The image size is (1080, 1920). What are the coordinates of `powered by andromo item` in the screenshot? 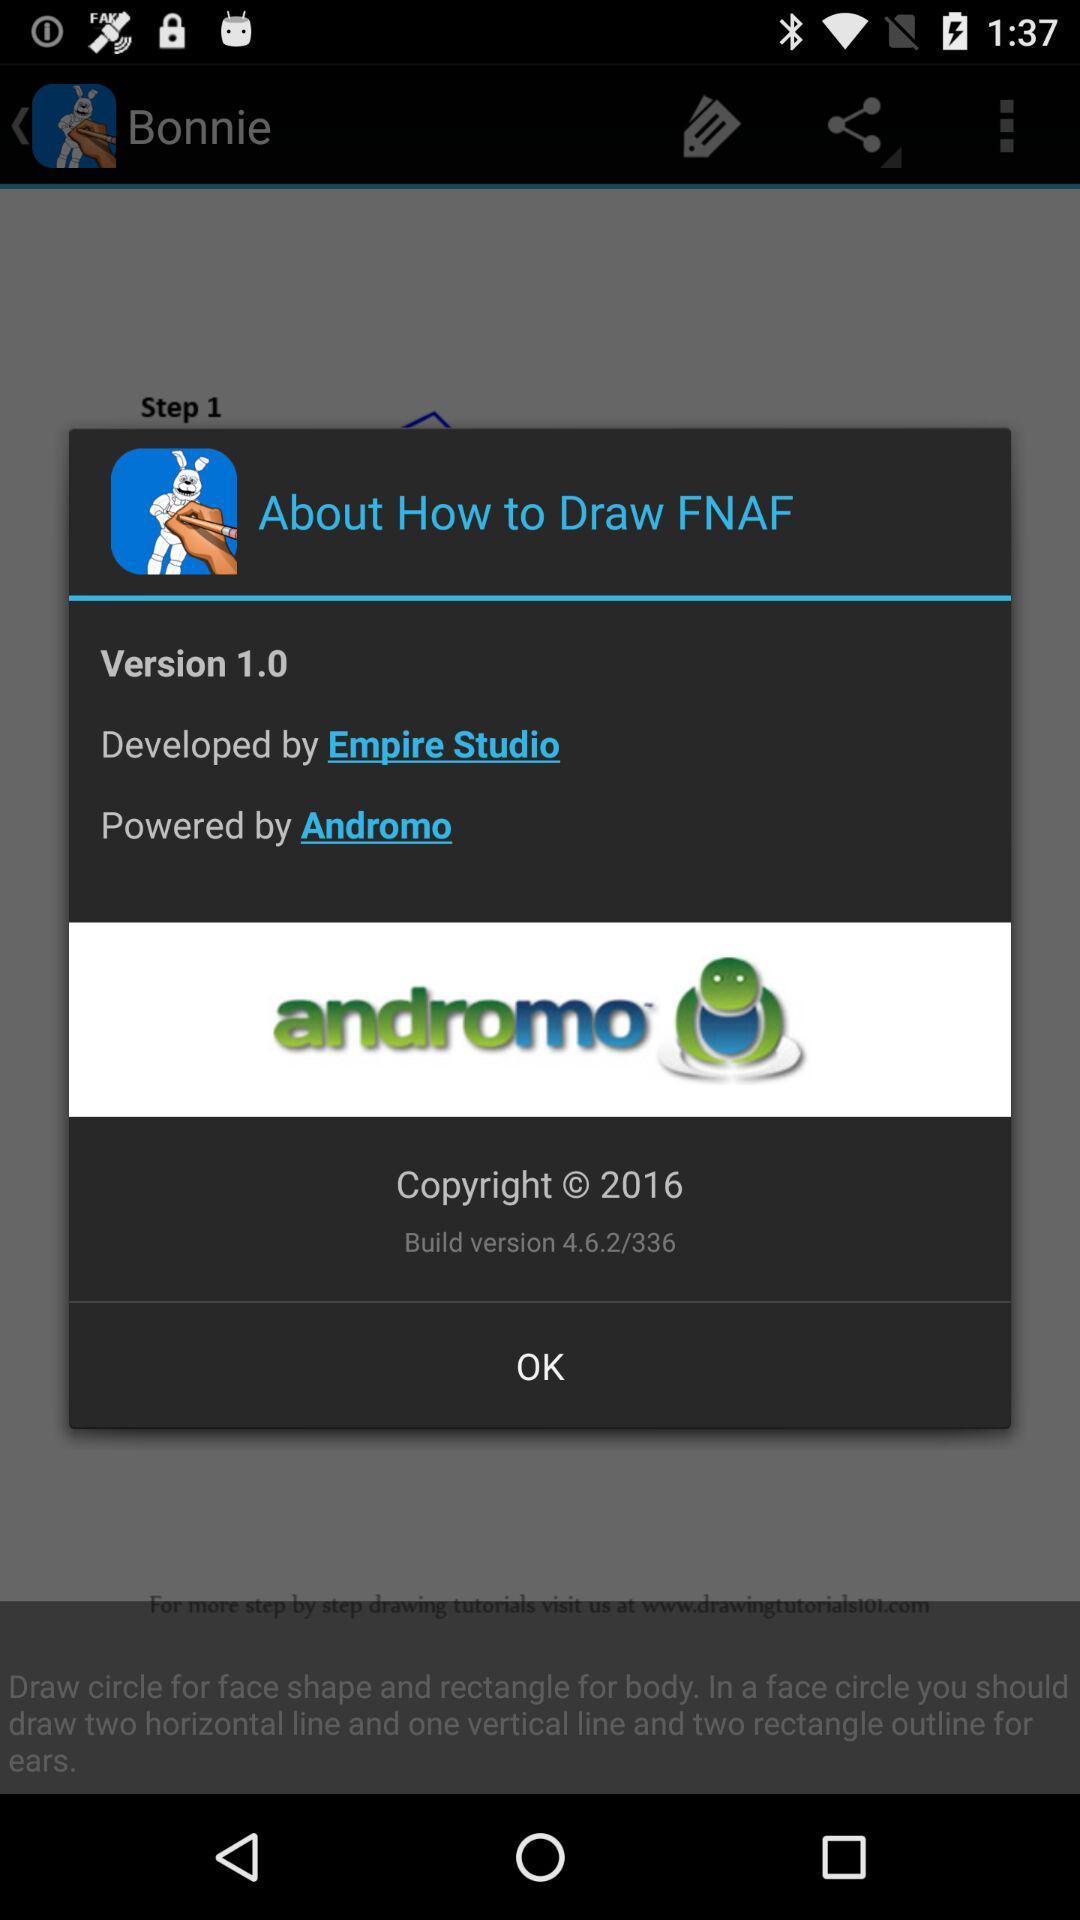 It's located at (540, 840).